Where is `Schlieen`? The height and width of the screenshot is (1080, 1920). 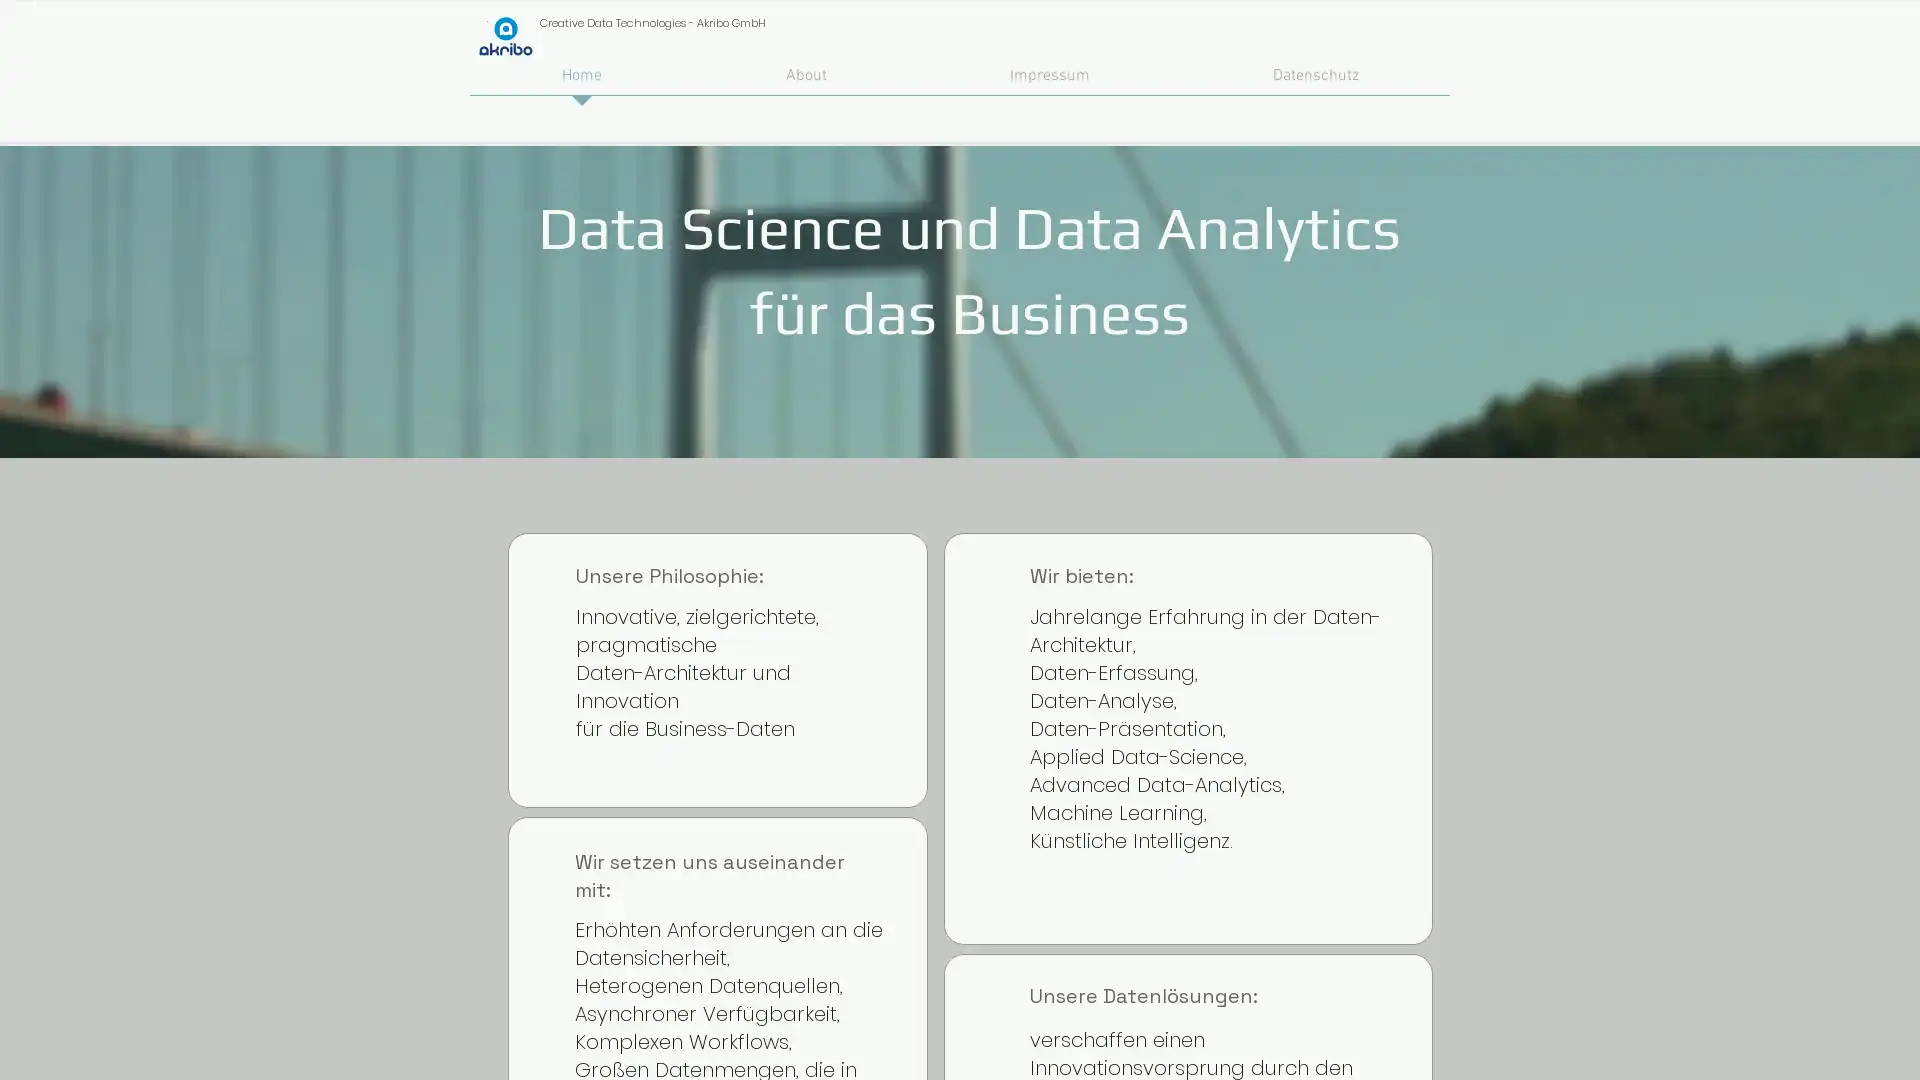 Schlieen is located at coordinates (1895, 1044).